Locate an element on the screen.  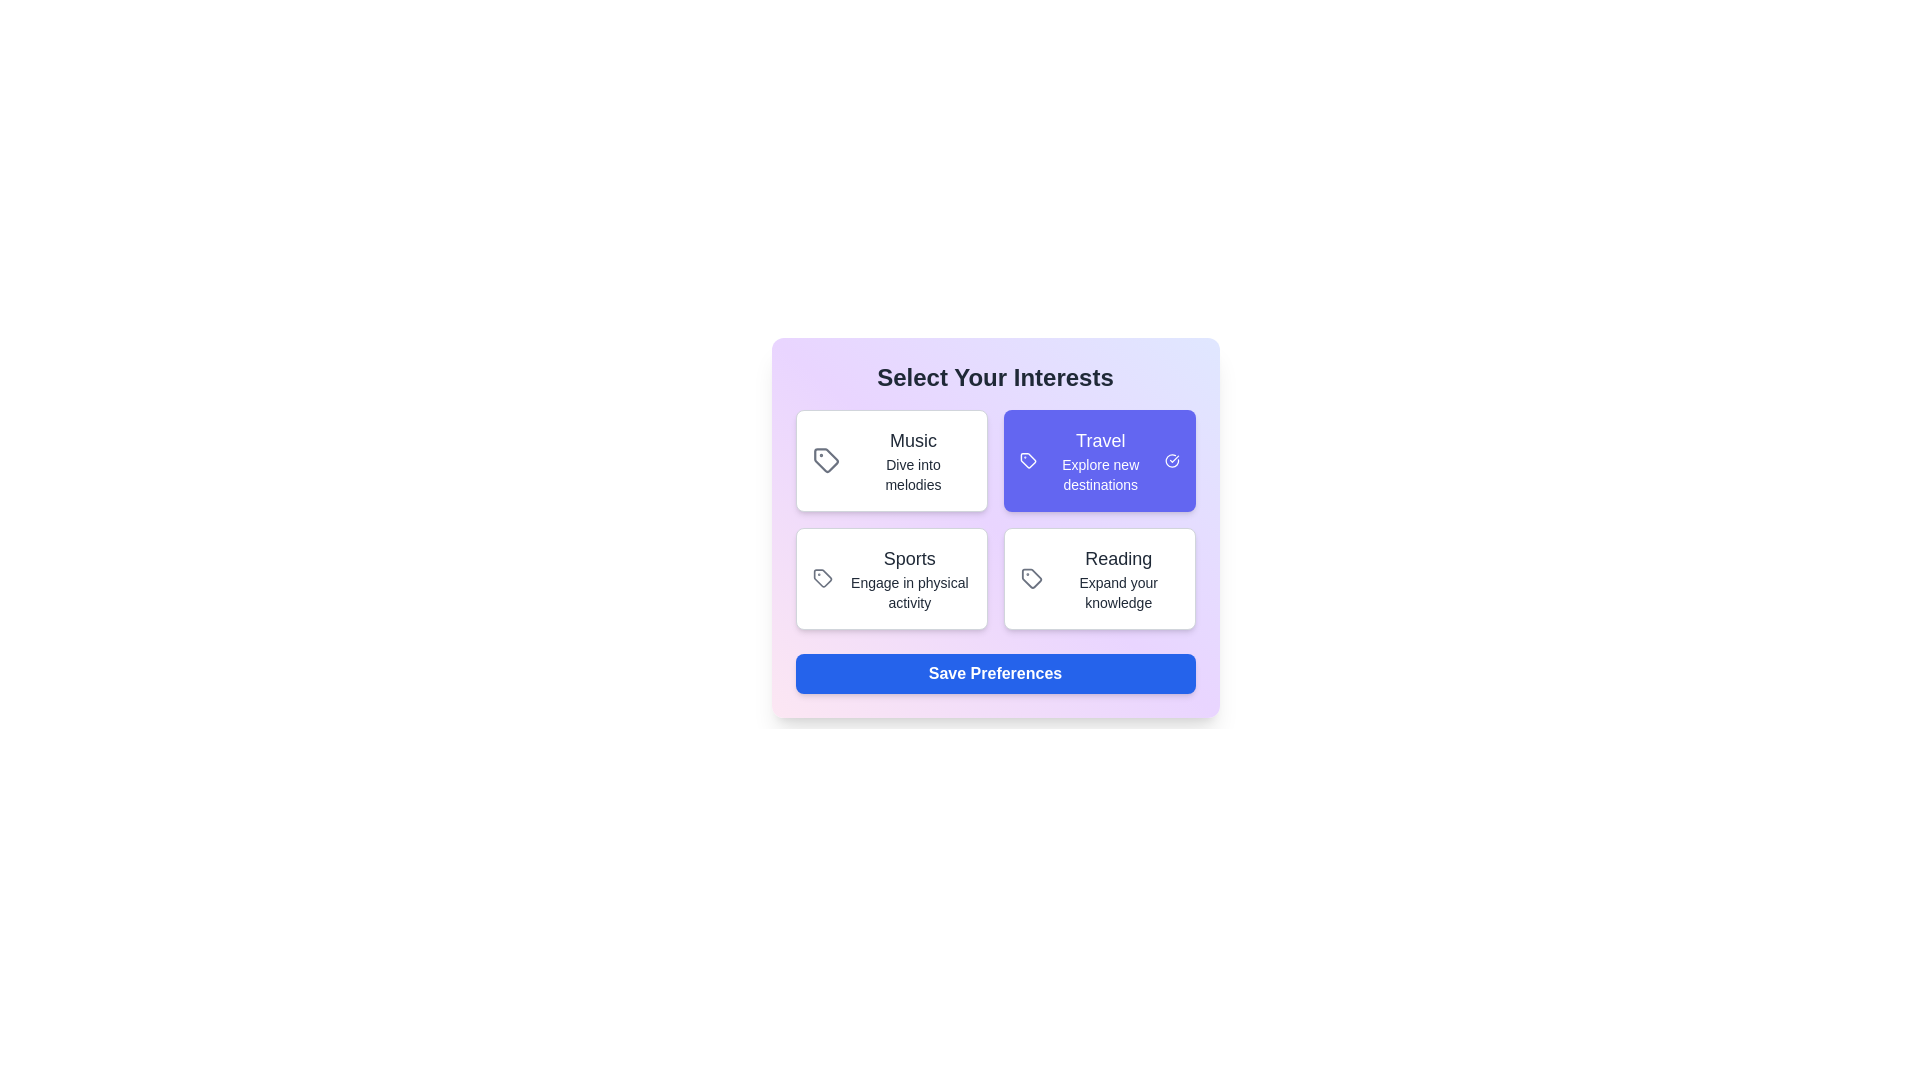
the interest card labeled Travel is located at coordinates (1098, 461).